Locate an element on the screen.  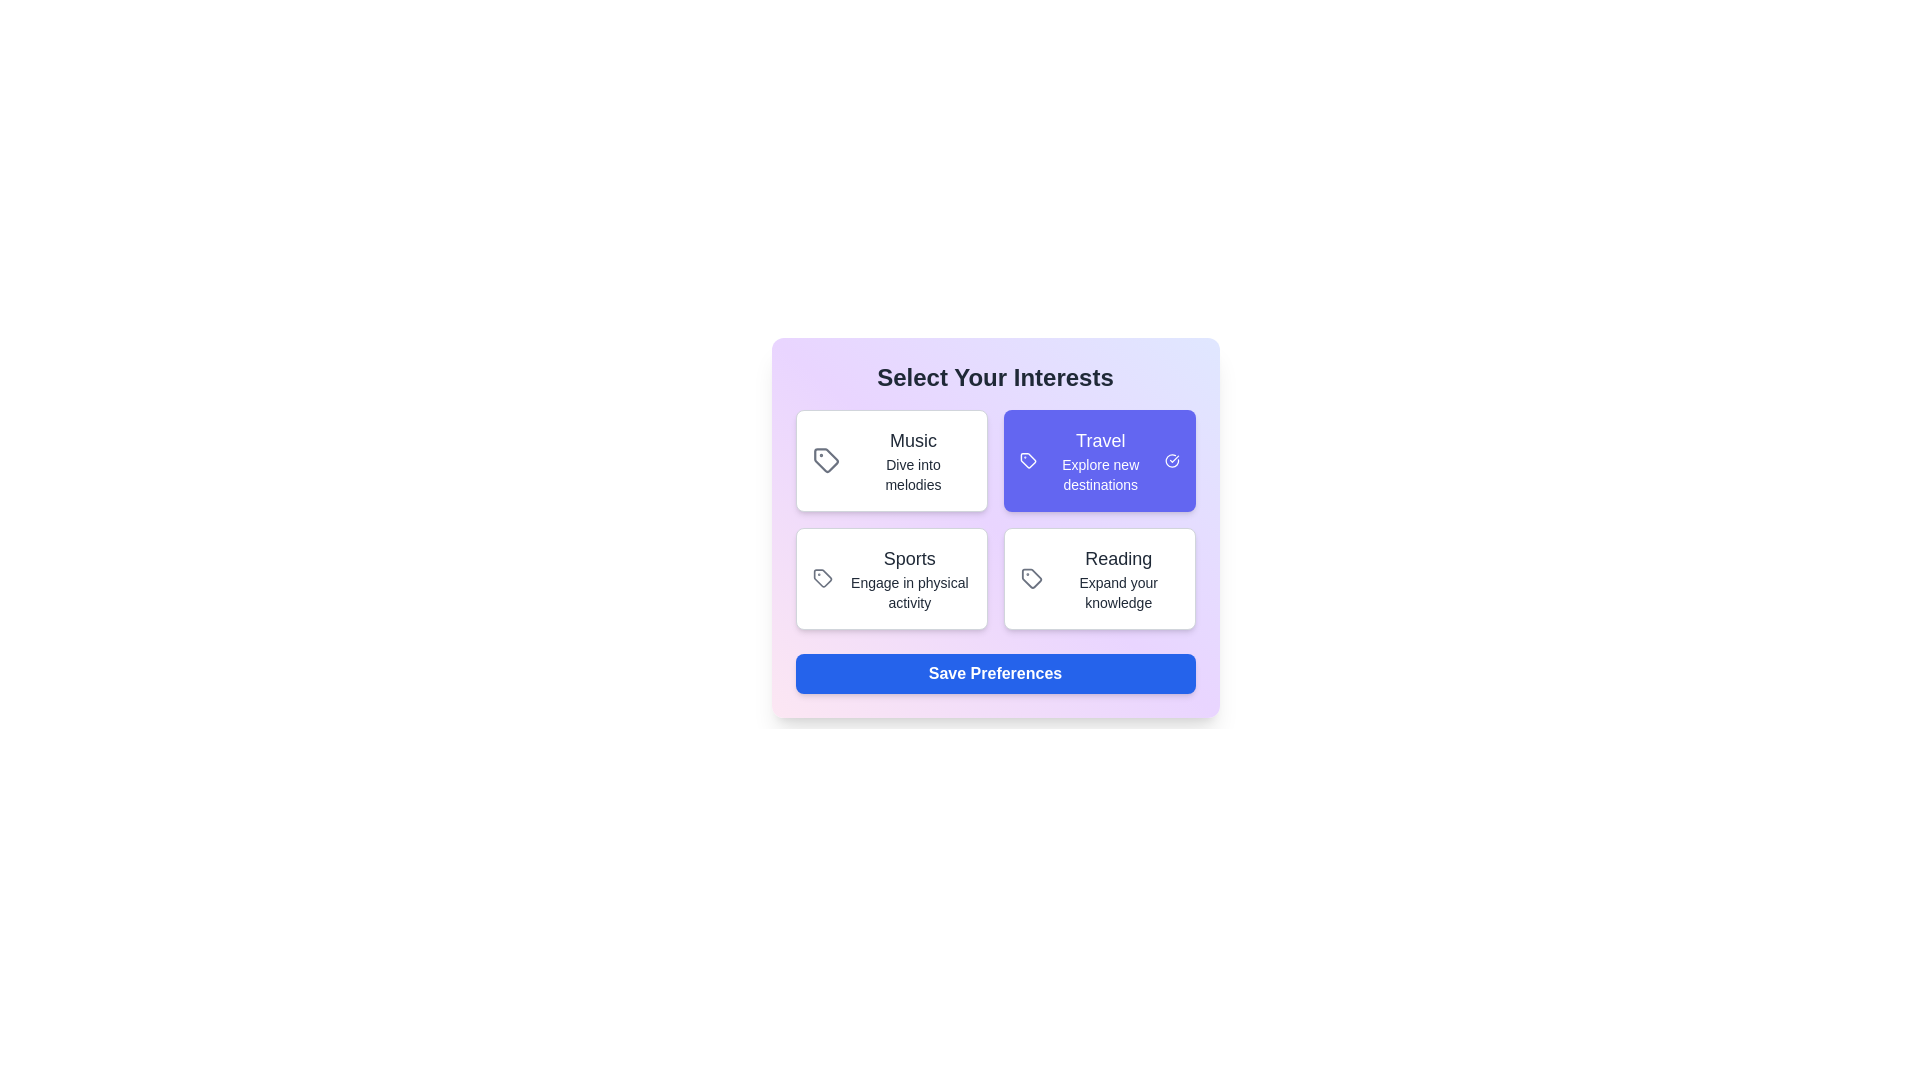
the interest card labeled Travel is located at coordinates (1098, 461).